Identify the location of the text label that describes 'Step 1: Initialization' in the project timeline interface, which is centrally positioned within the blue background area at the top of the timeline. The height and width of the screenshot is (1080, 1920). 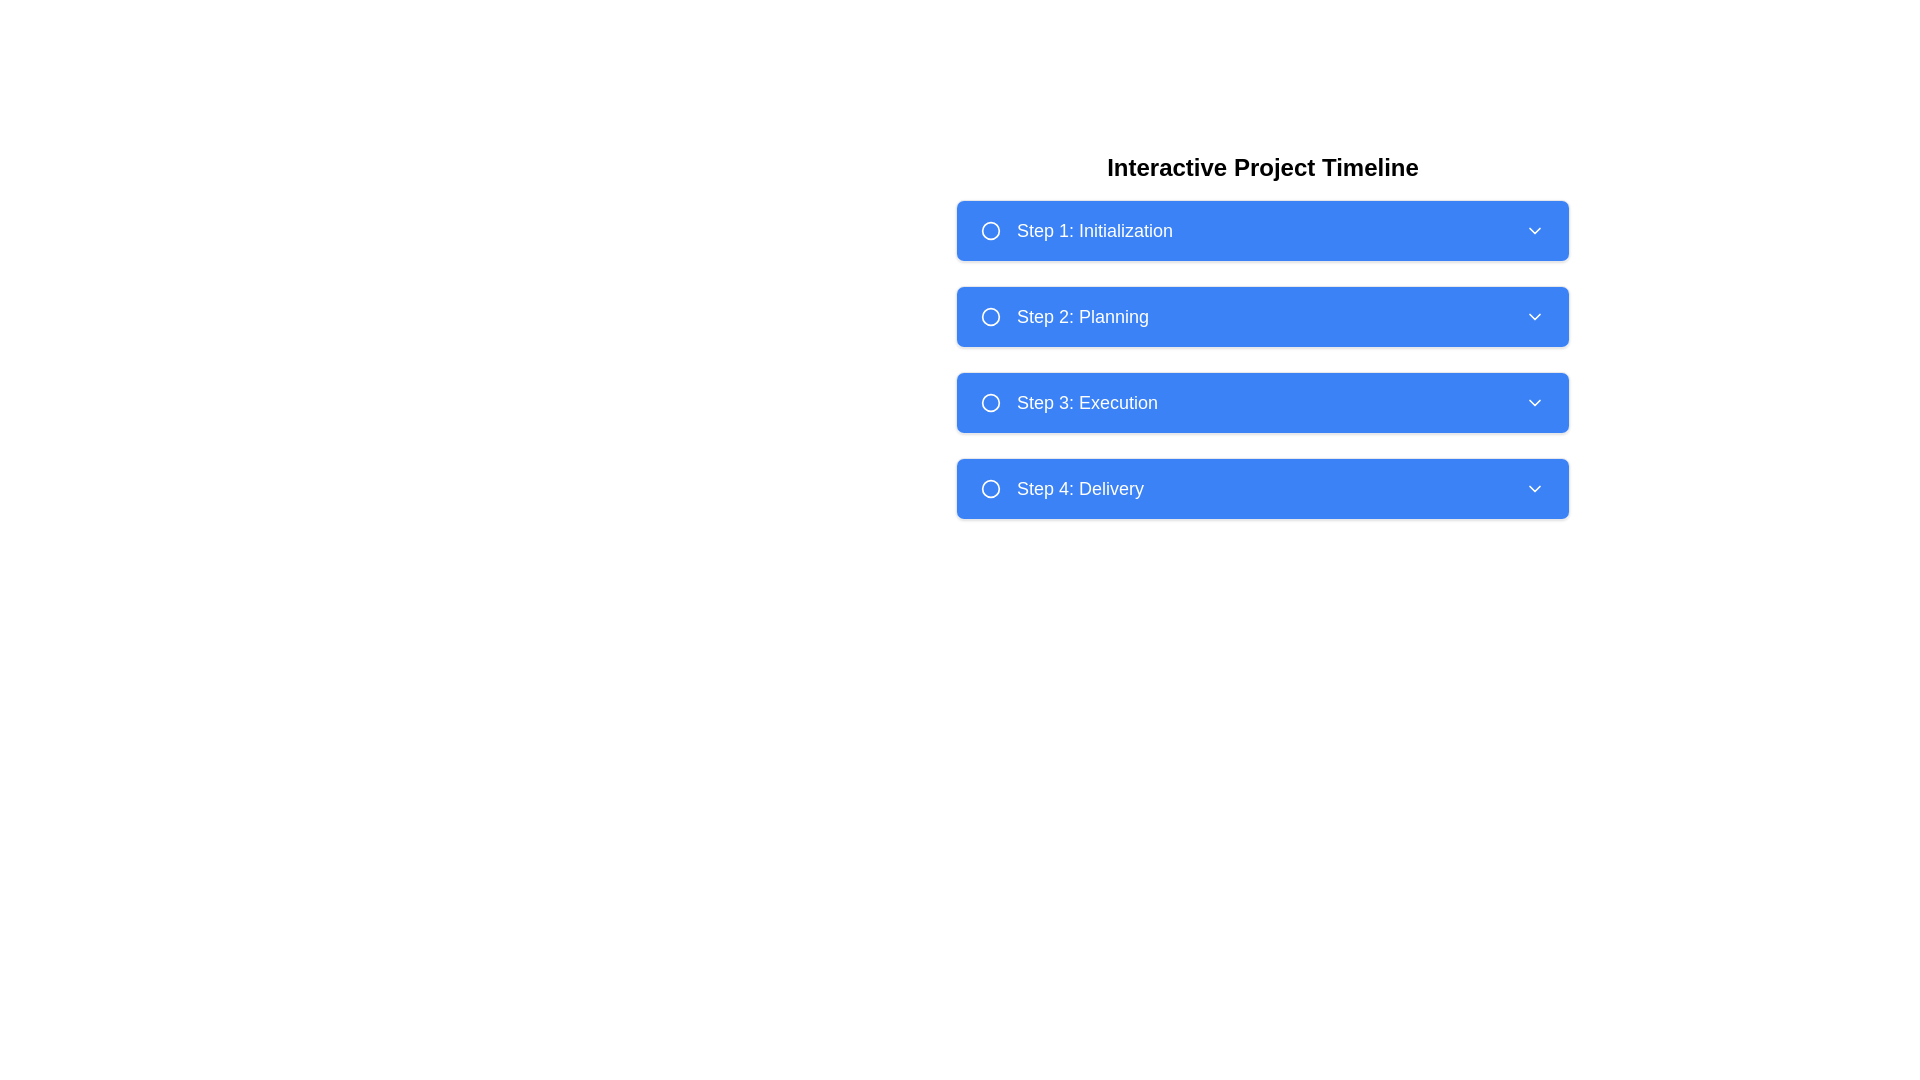
(1093, 230).